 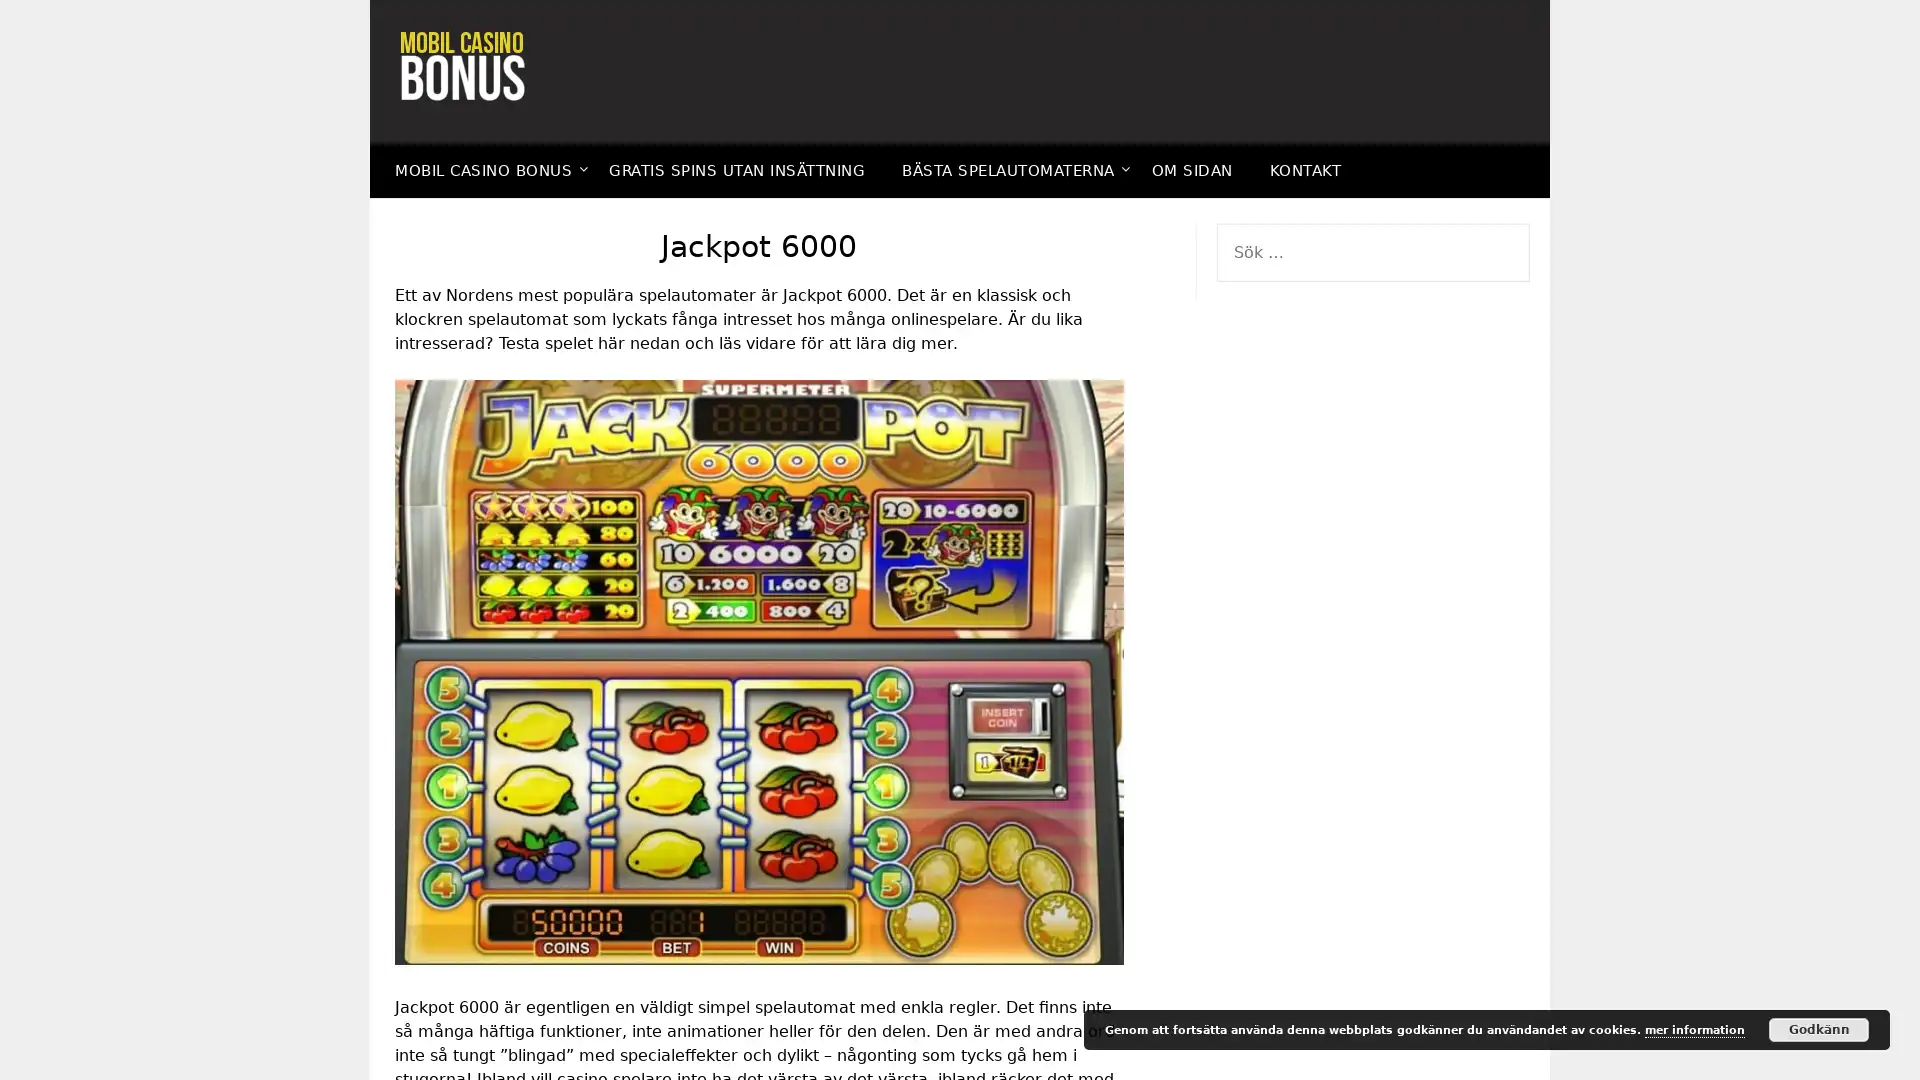 I want to click on Godkann, so click(x=1819, y=1029).